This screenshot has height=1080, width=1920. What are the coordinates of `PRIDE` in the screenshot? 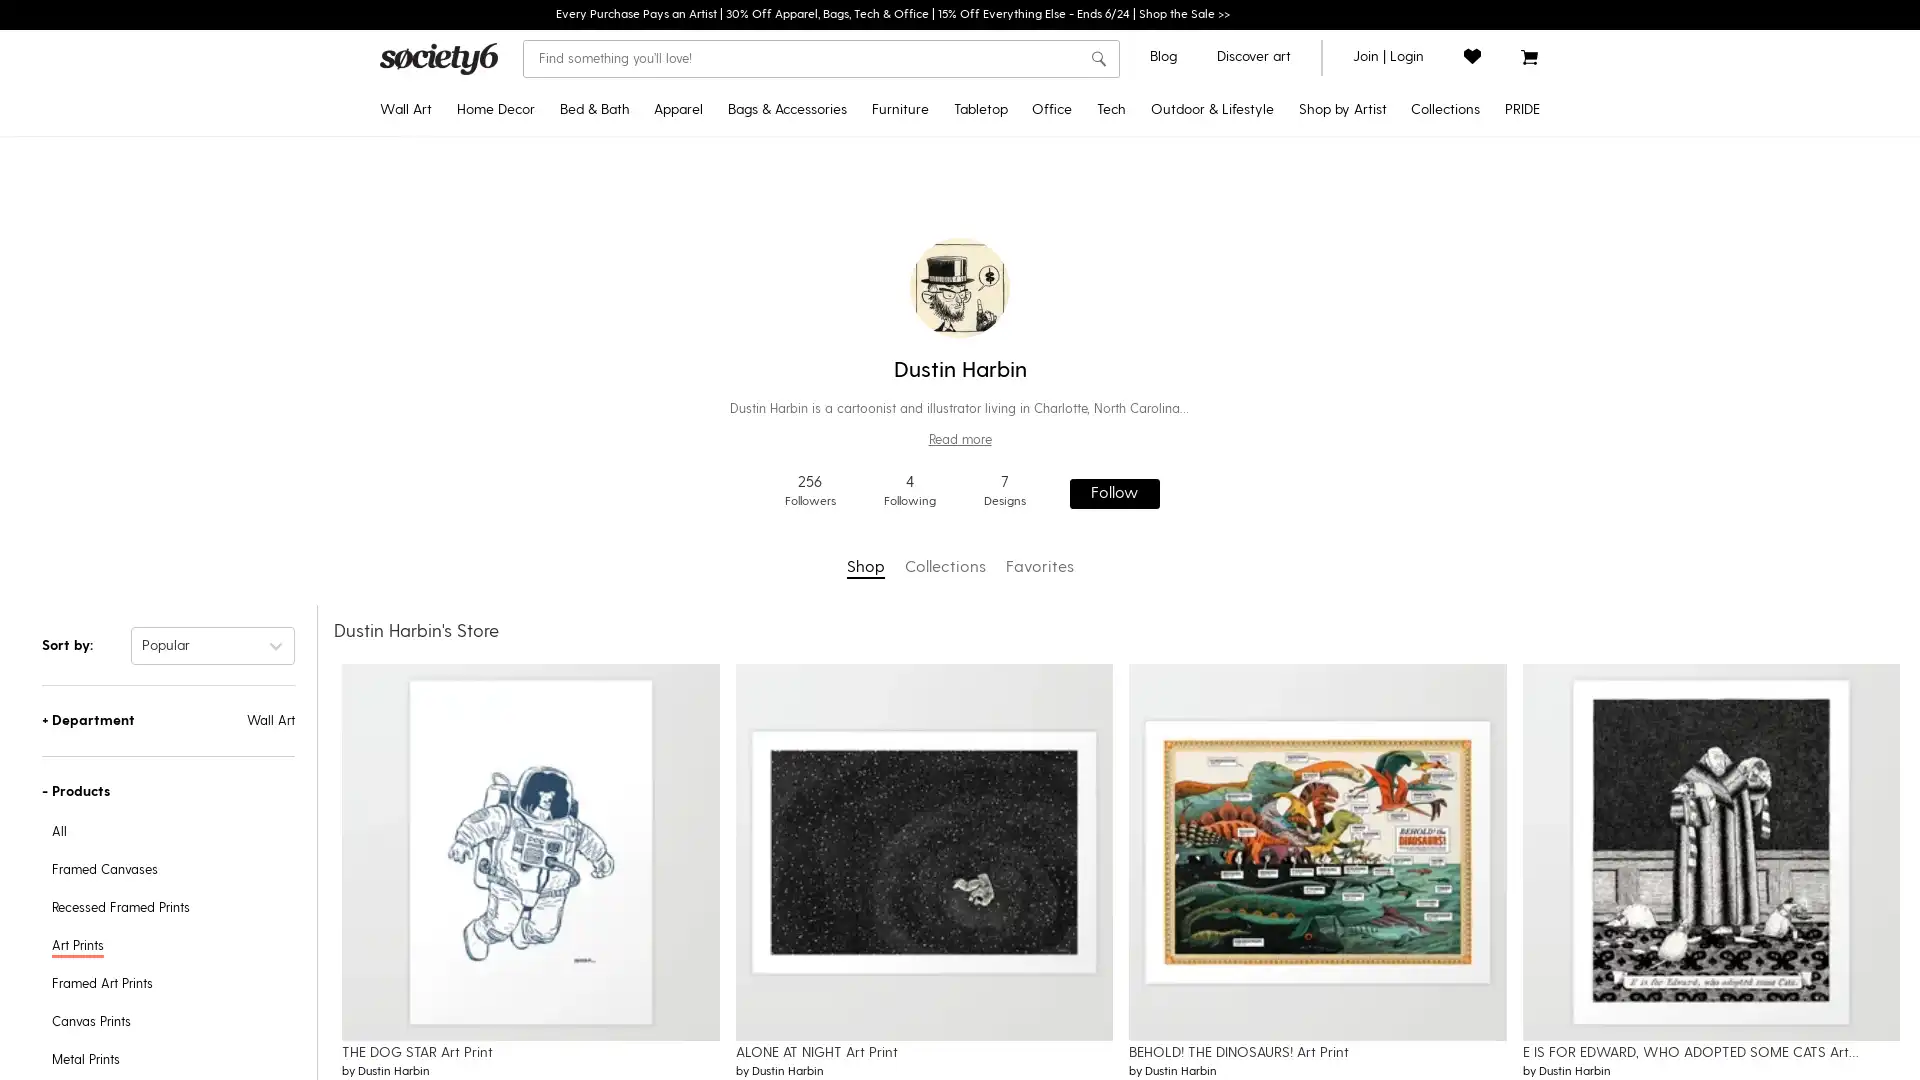 It's located at (1521, 110).